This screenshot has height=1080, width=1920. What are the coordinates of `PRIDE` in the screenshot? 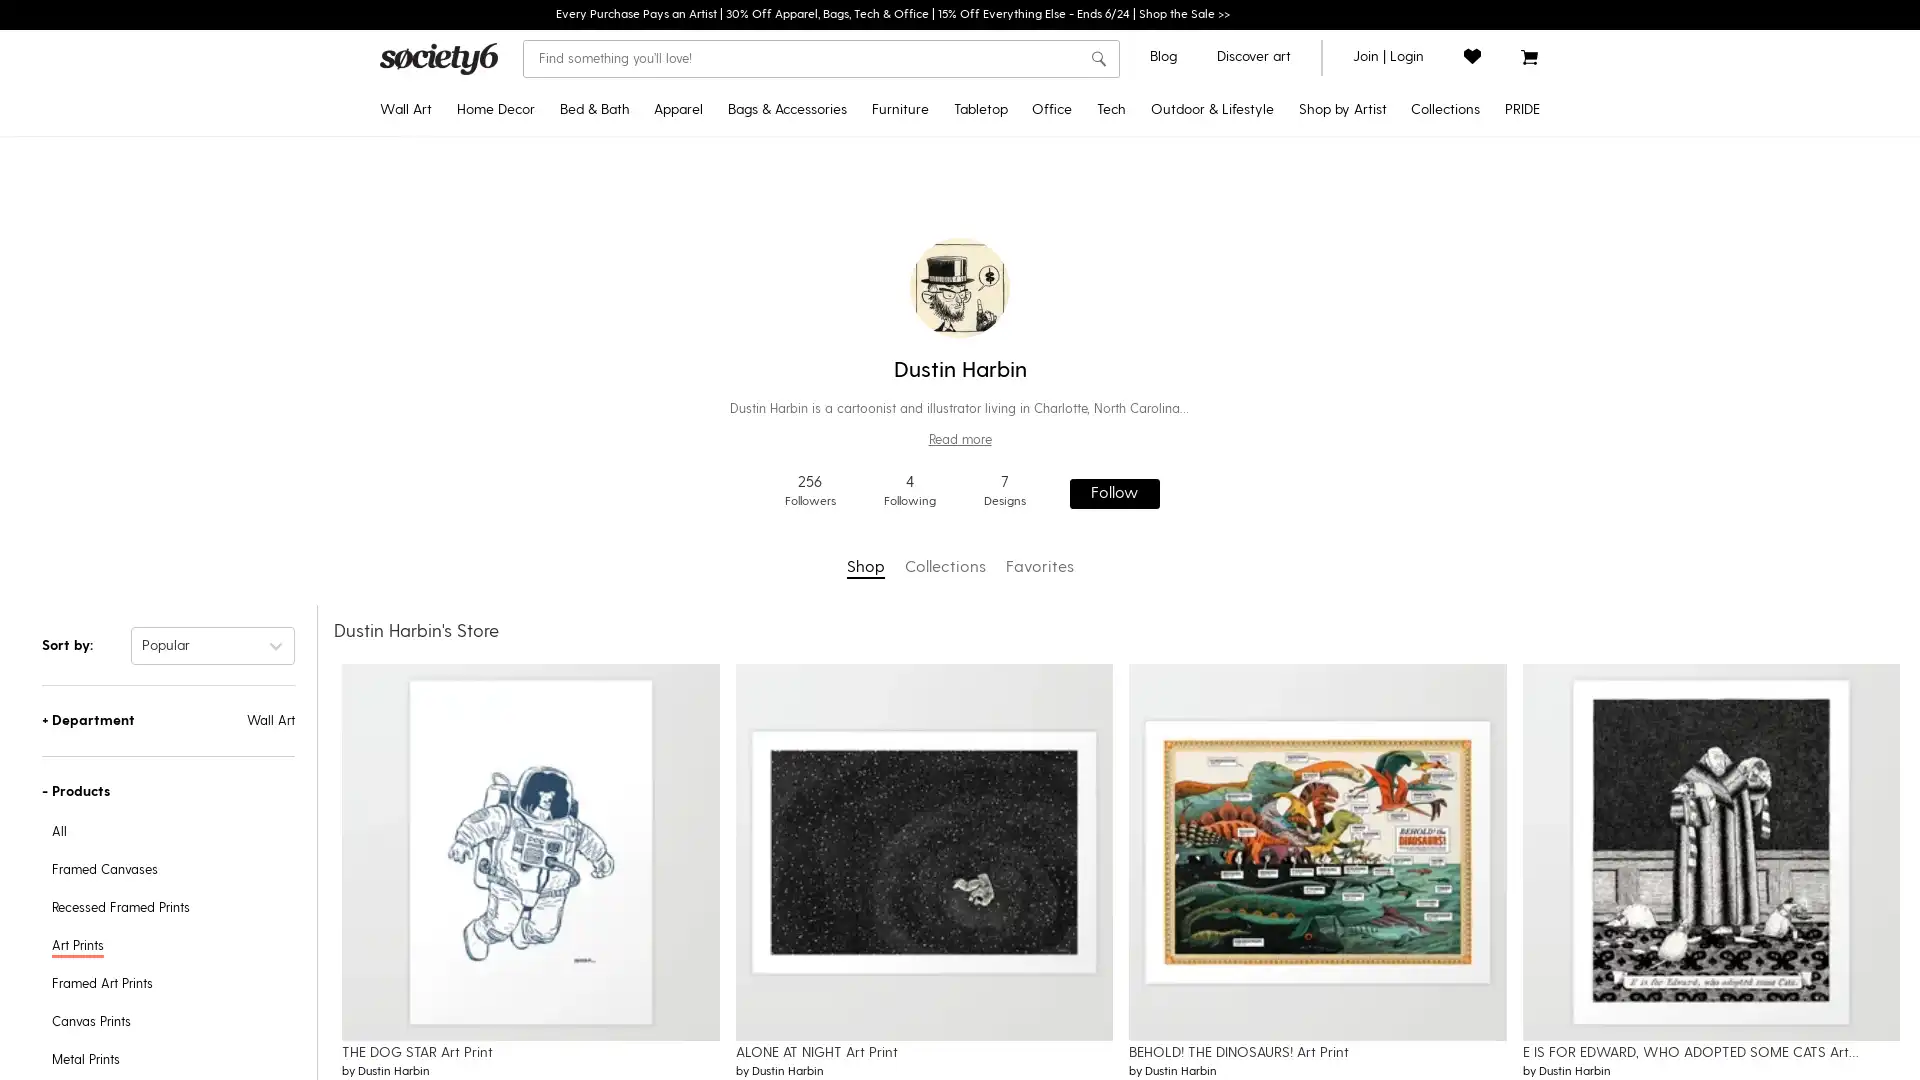 It's located at (1521, 110).